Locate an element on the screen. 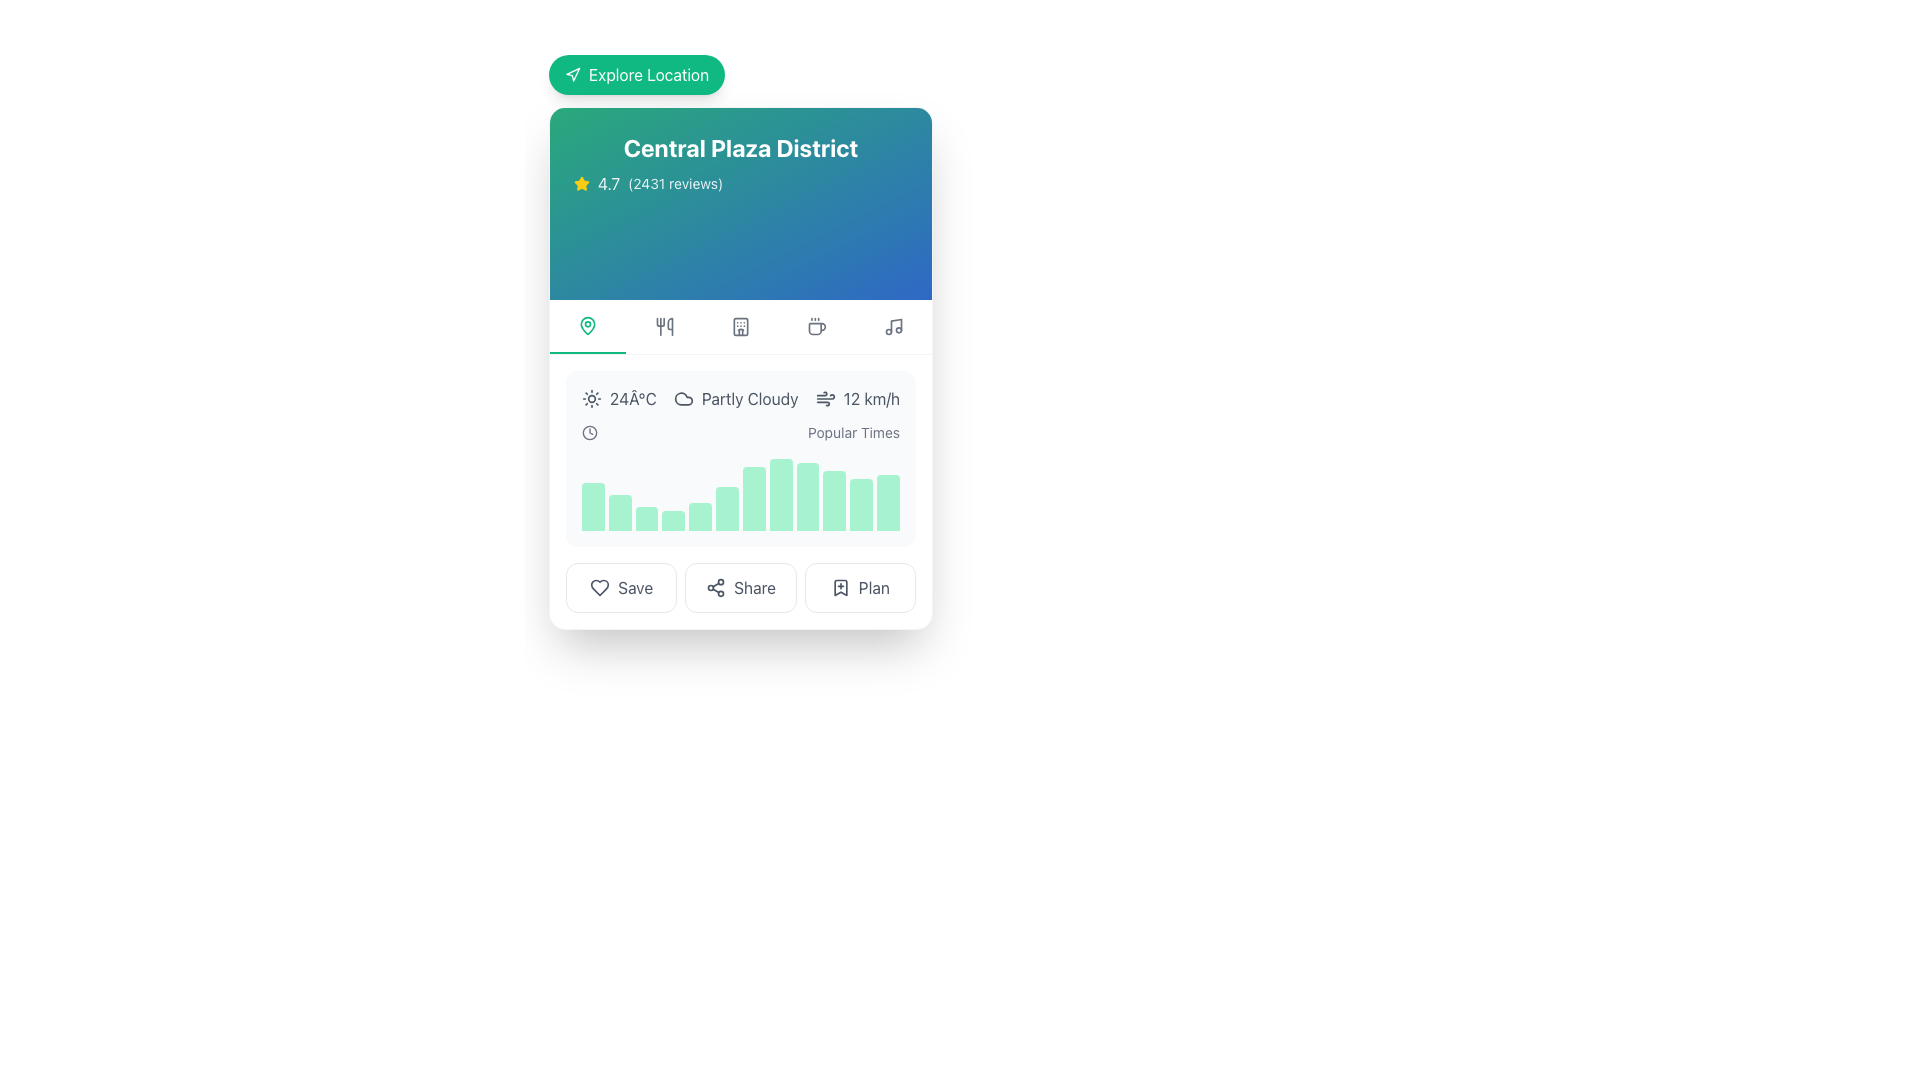 Image resolution: width=1920 pixels, height=1080 pixels. the coffee shop icon is located at coordinates (817, 328).